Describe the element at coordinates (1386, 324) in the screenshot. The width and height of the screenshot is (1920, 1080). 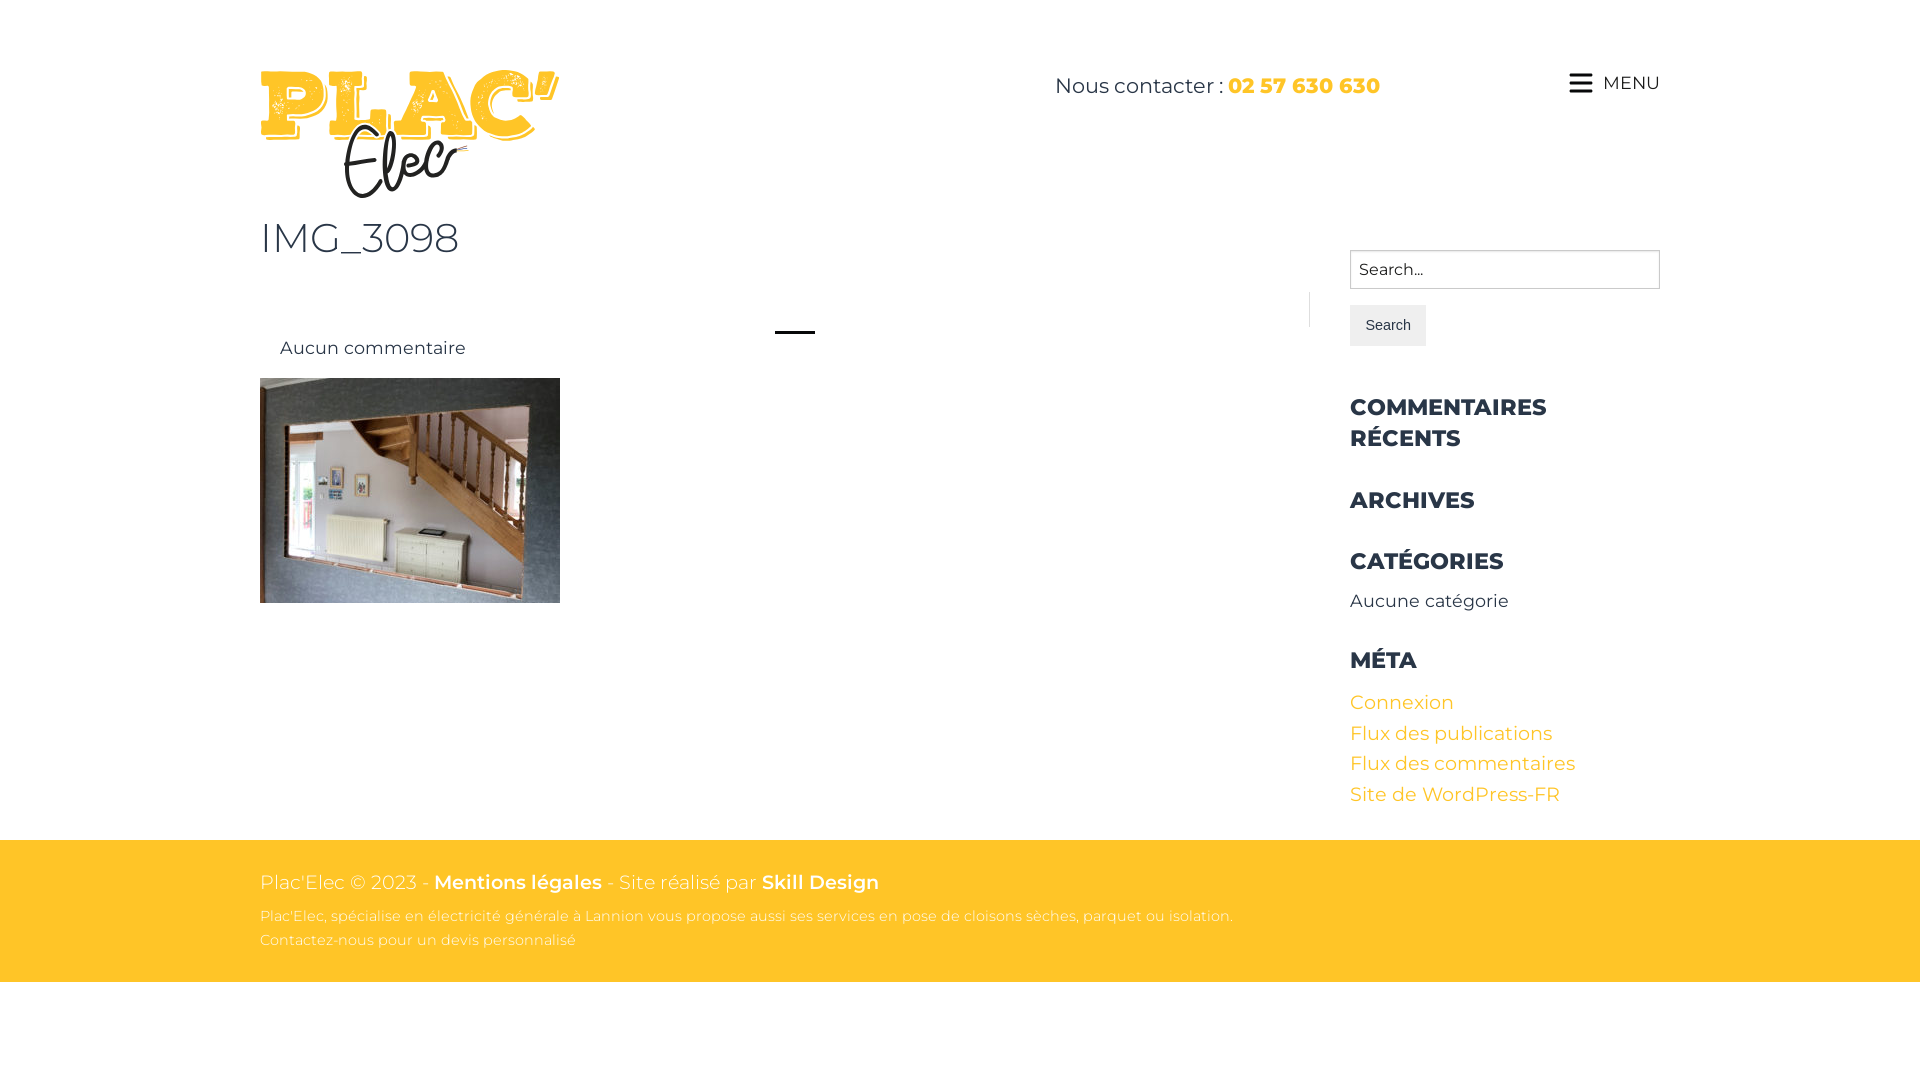
I see `'Search'` at that location.